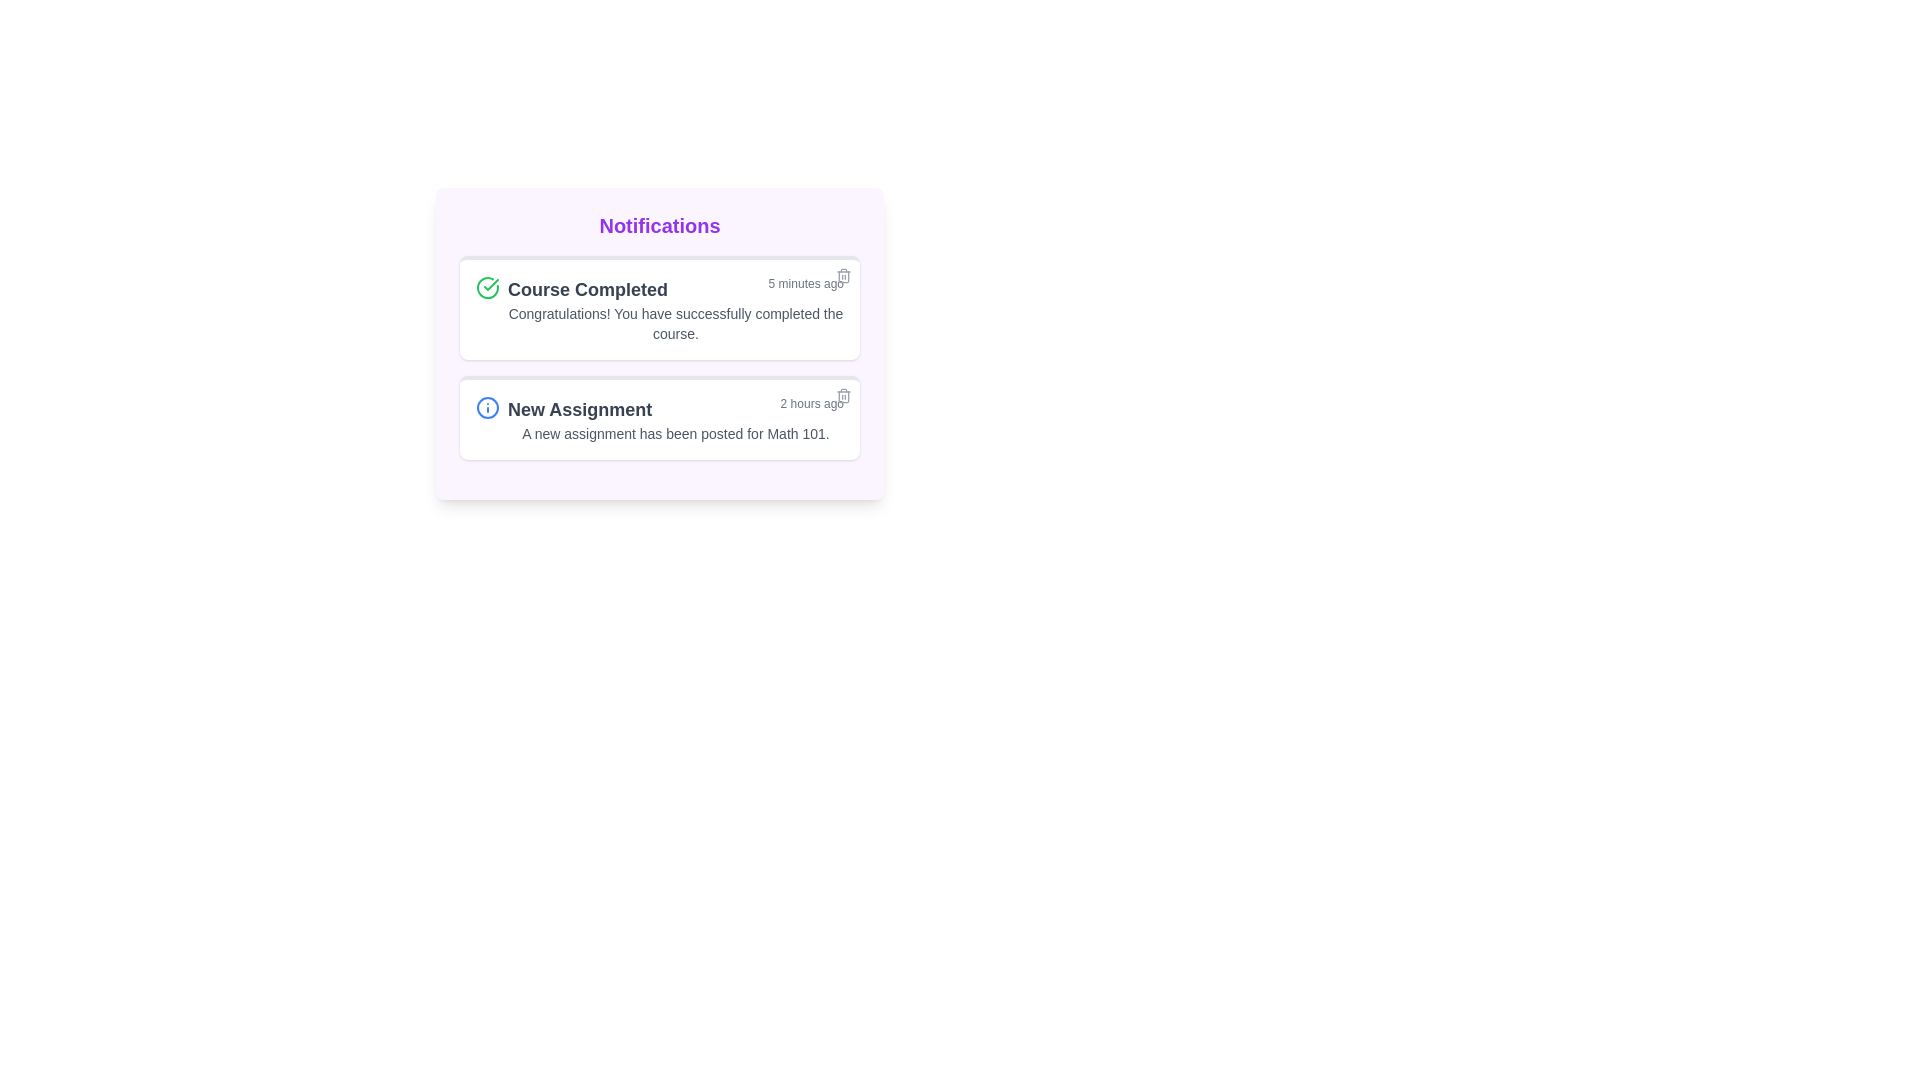 The height and width of the screenshot is (1080, 1920). I want to click on the delete button located in the top-right corner of the 'Course Completed' notification, so click(844, 276).